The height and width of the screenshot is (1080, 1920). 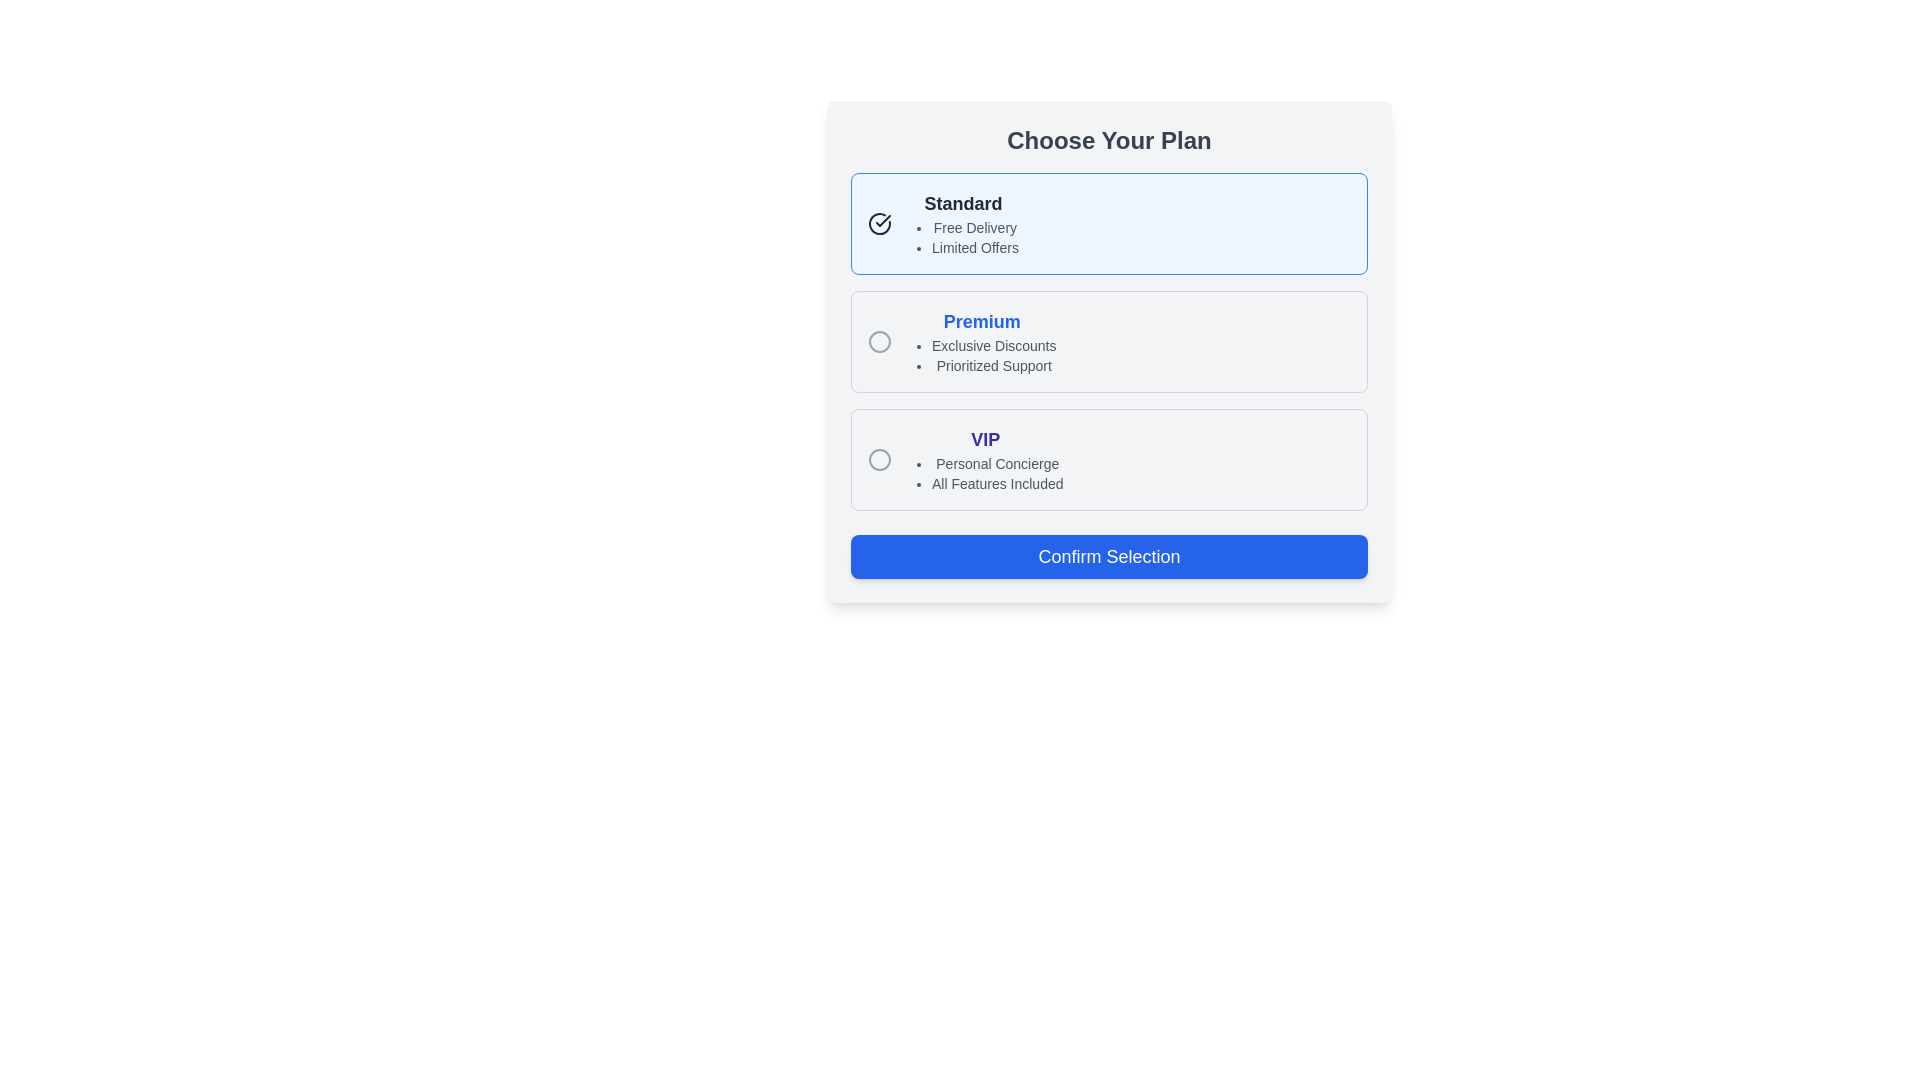 I want to click on the text list item that describes the benefits of the 'Premium' plan, located below the 'Premium' title and aligned to the left, so click(x=994, y=354).